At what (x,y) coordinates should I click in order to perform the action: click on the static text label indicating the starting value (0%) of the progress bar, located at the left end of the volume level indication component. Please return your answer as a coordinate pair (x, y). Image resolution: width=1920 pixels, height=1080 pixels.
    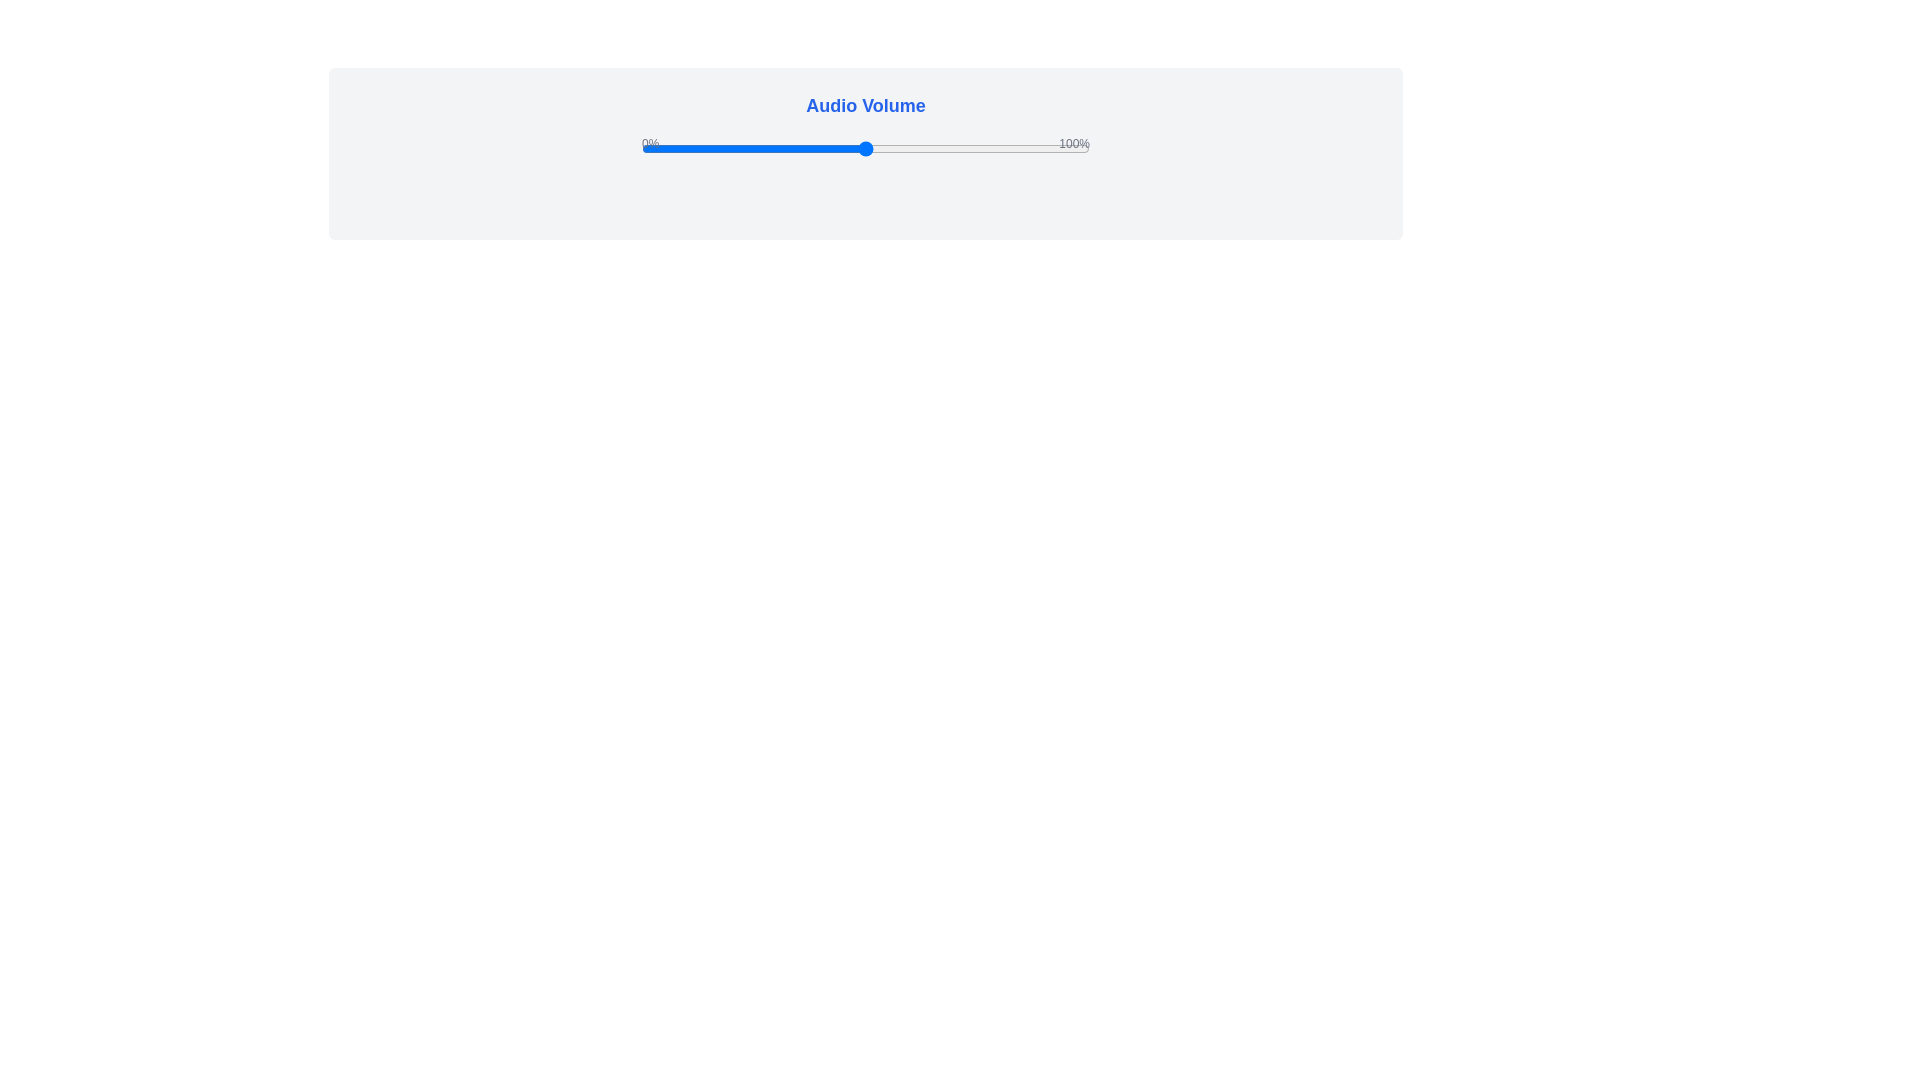
    Looking at the image, I should click on (650, 142).